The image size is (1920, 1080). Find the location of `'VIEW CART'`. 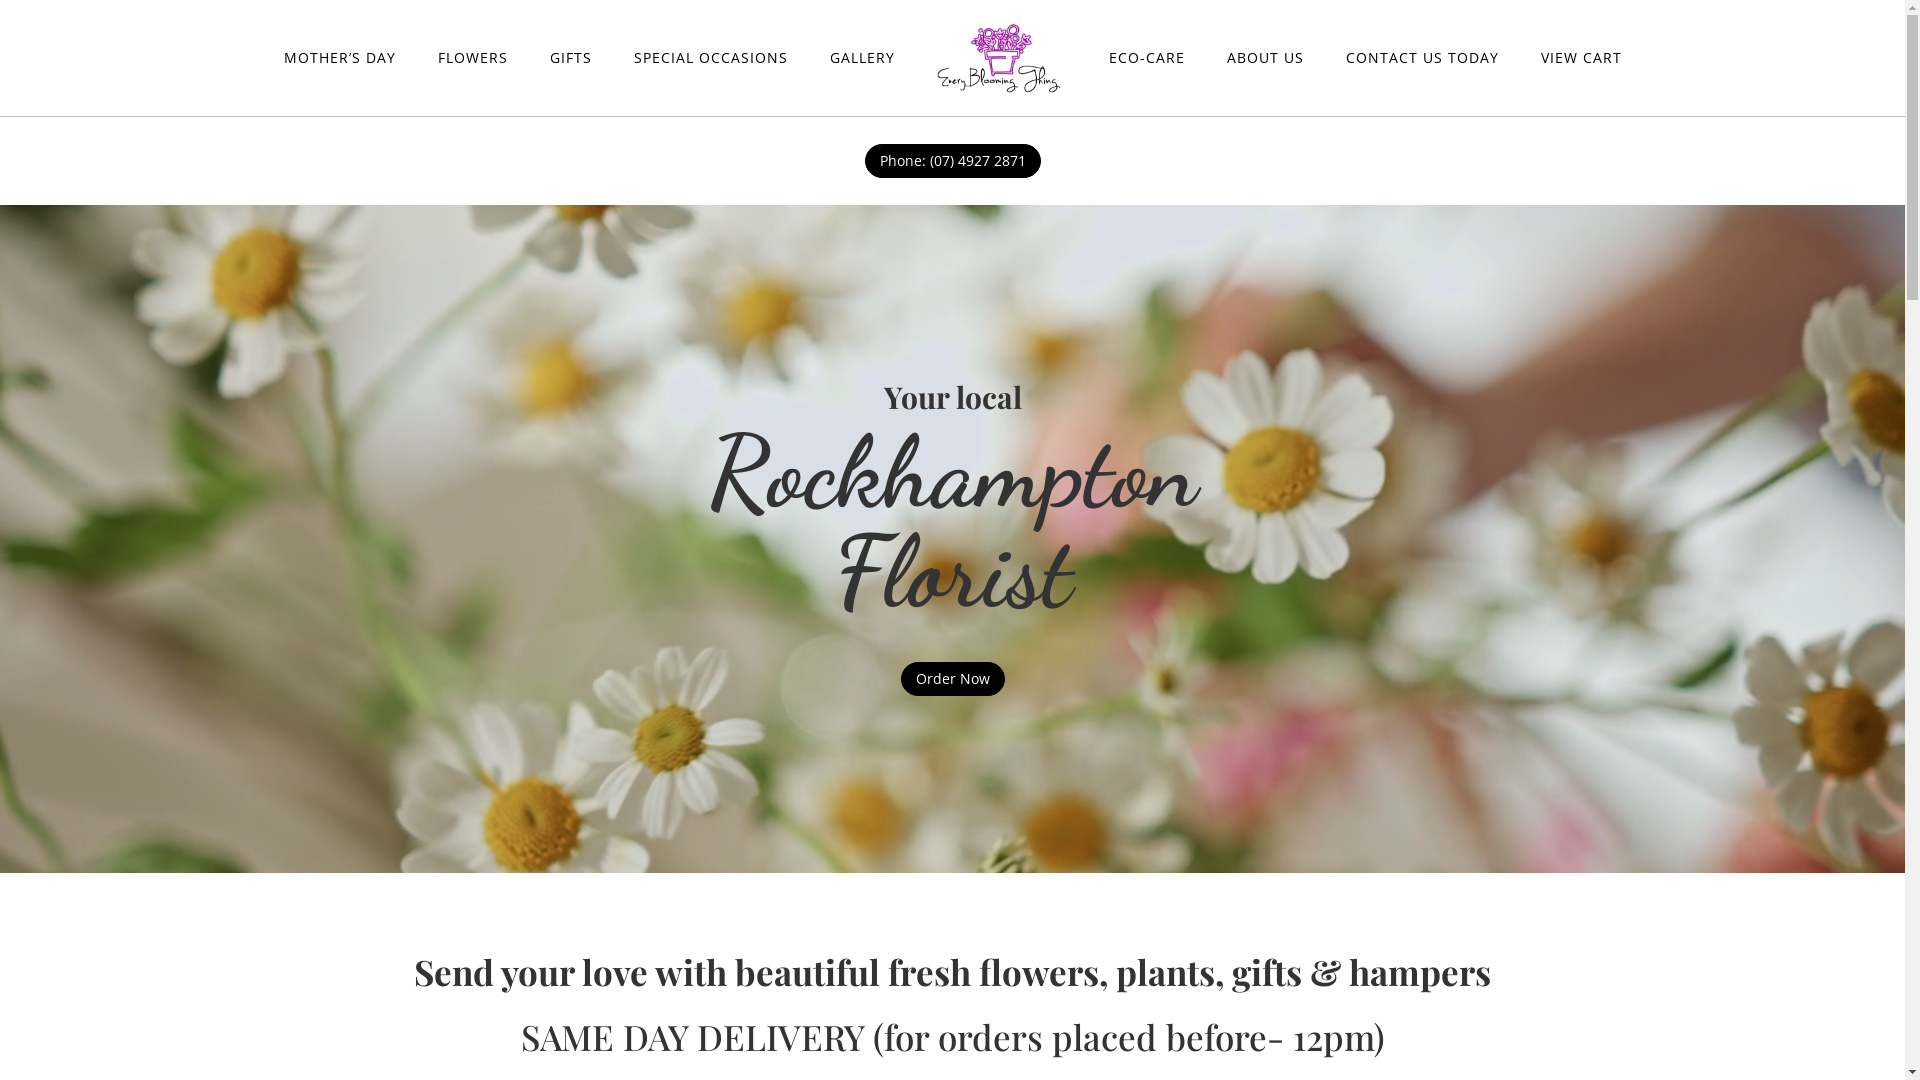

'VIEW CART' is located at coordinates (1539, 56).